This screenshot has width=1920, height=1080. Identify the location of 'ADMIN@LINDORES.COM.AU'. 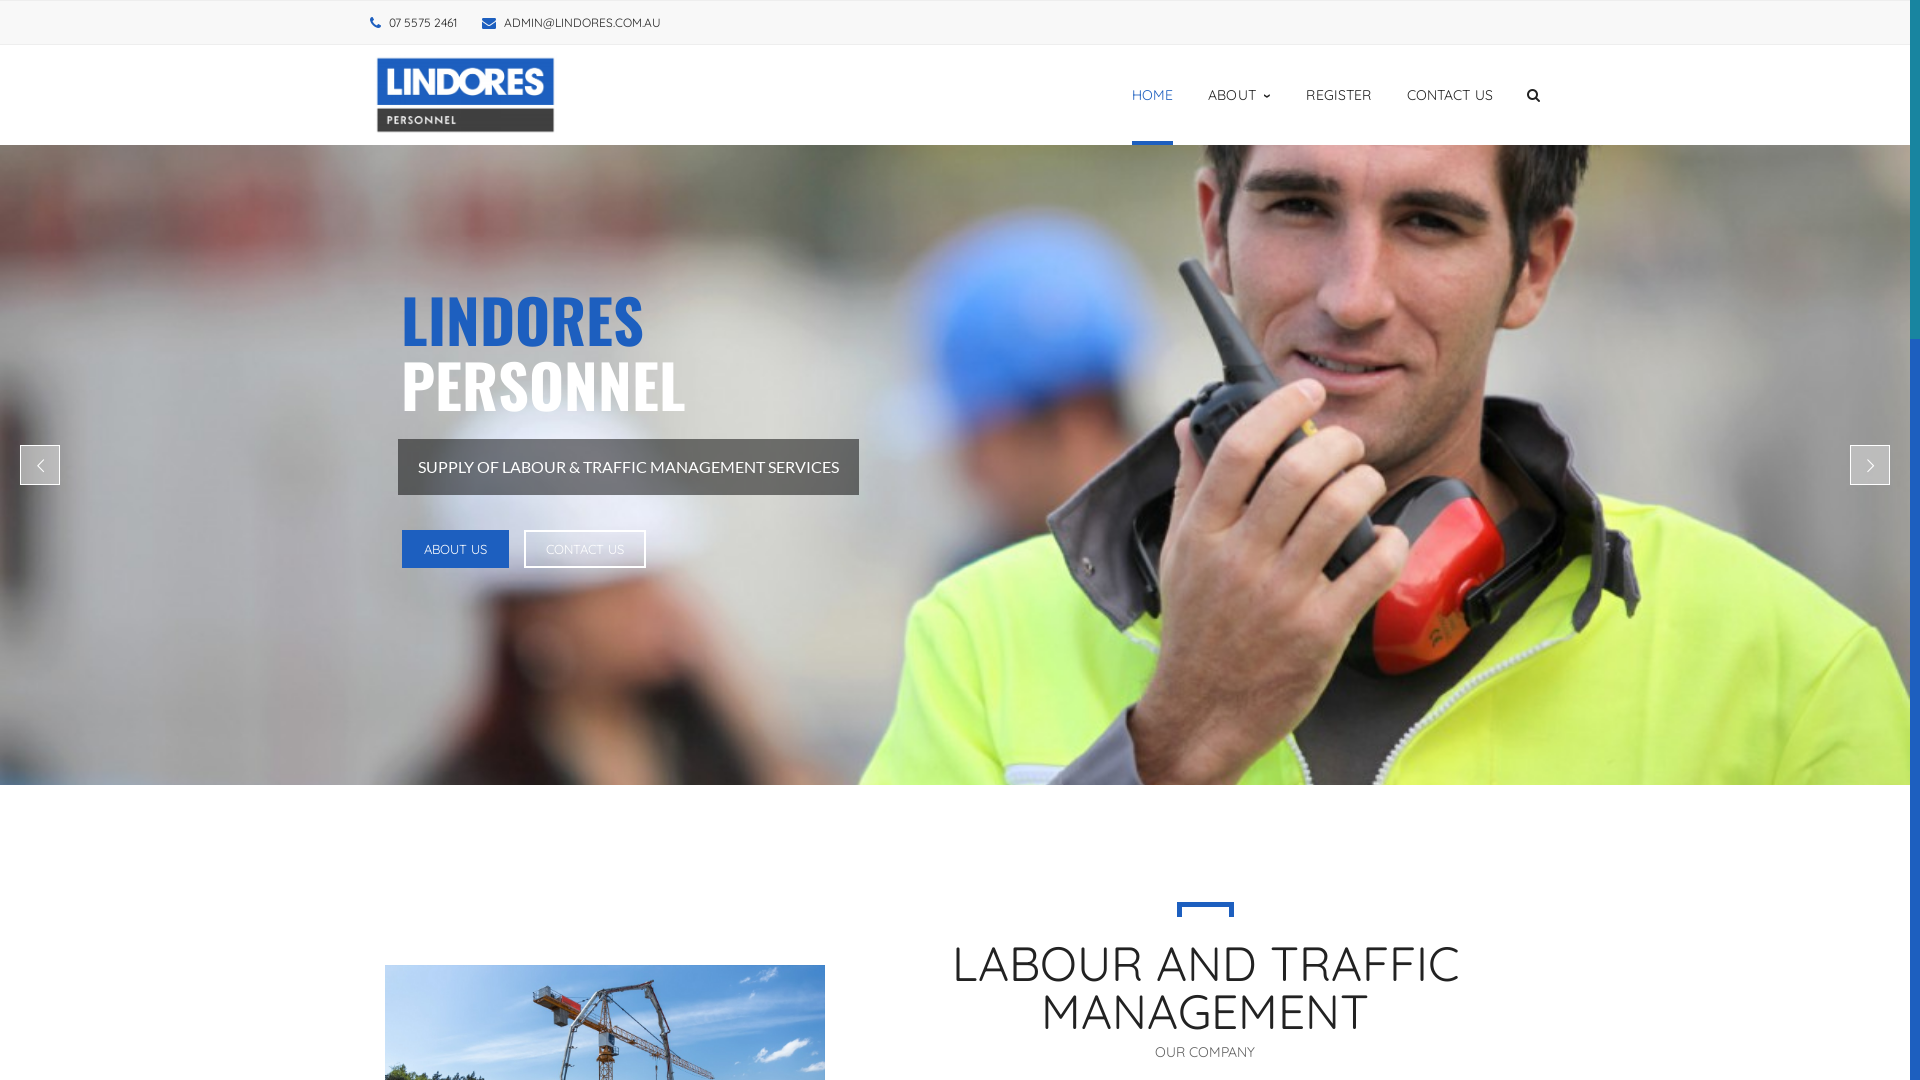
(581, 22).